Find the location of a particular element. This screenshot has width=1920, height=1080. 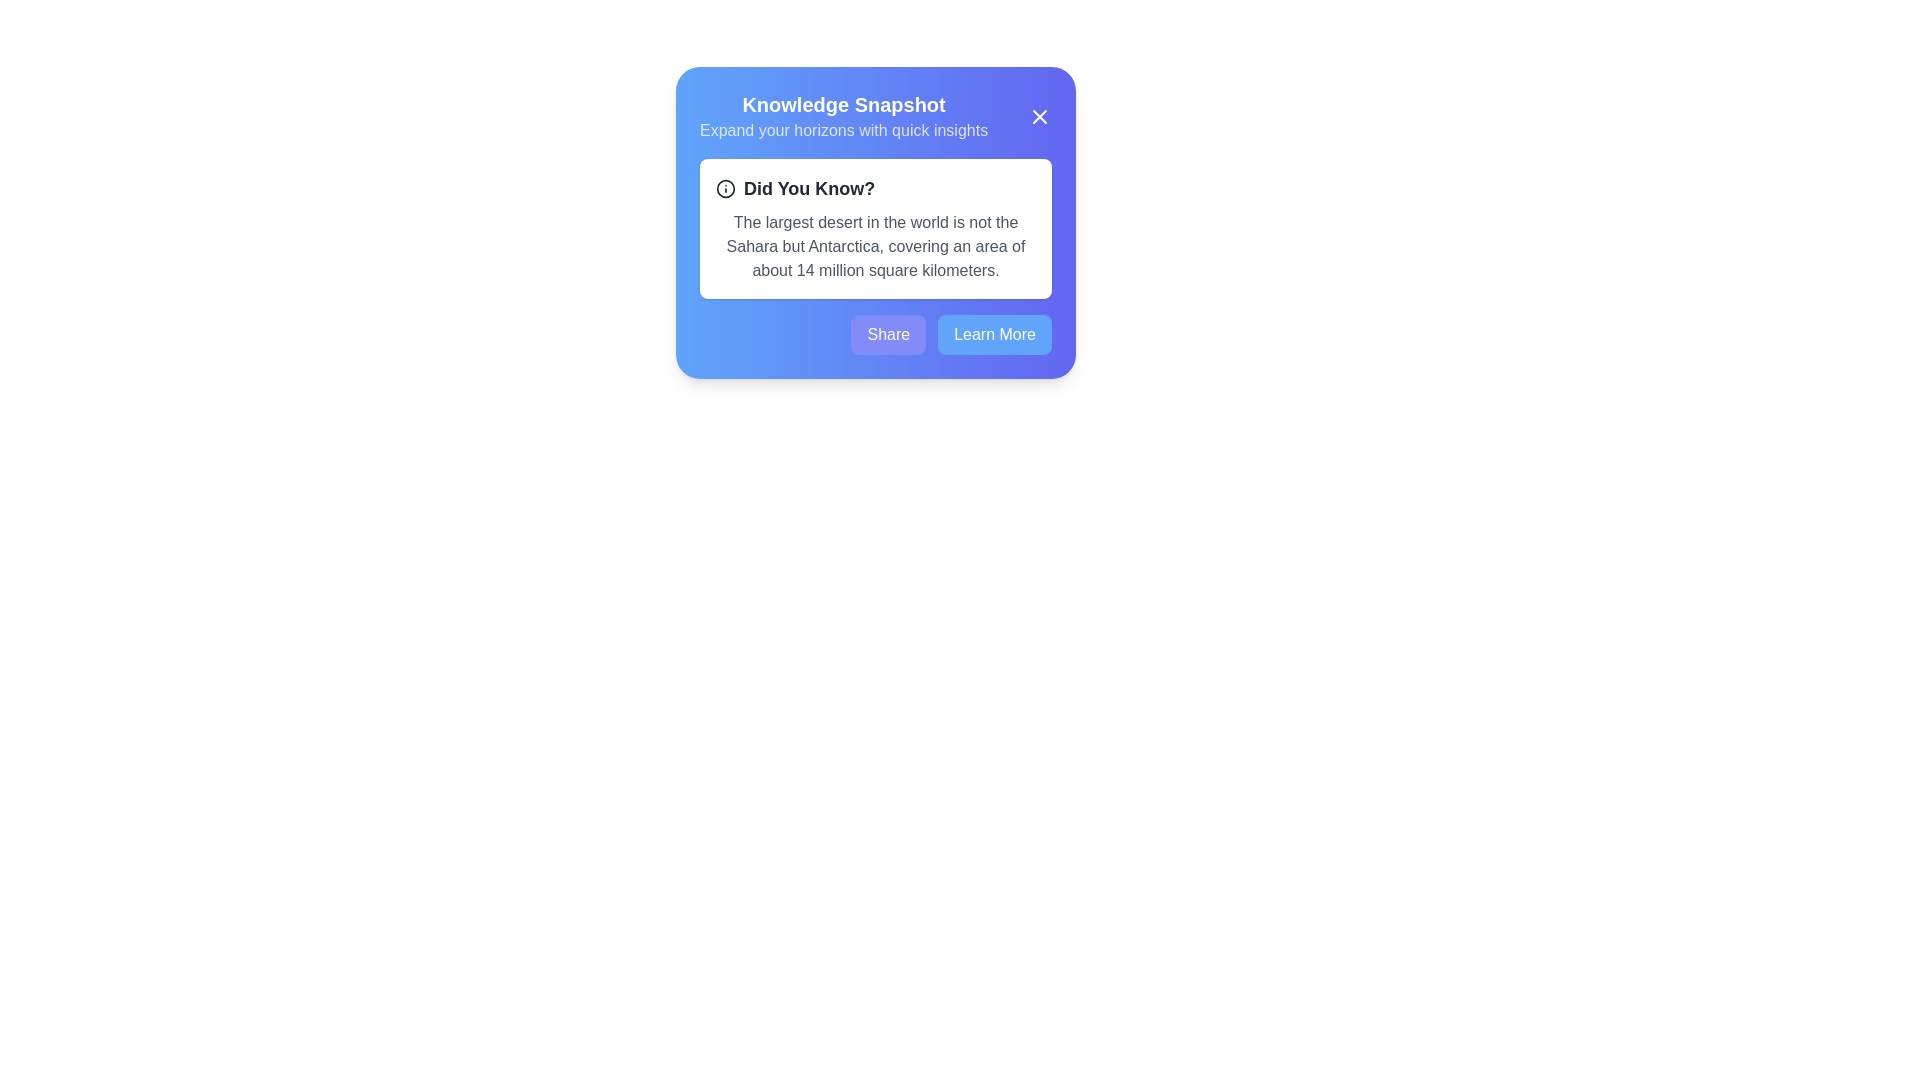

the informative text paragraph styled with a smaller gray font located beneath the bolded 'Did You Know?' prompt within the white rectangular card is located at coordinates (875, 245).